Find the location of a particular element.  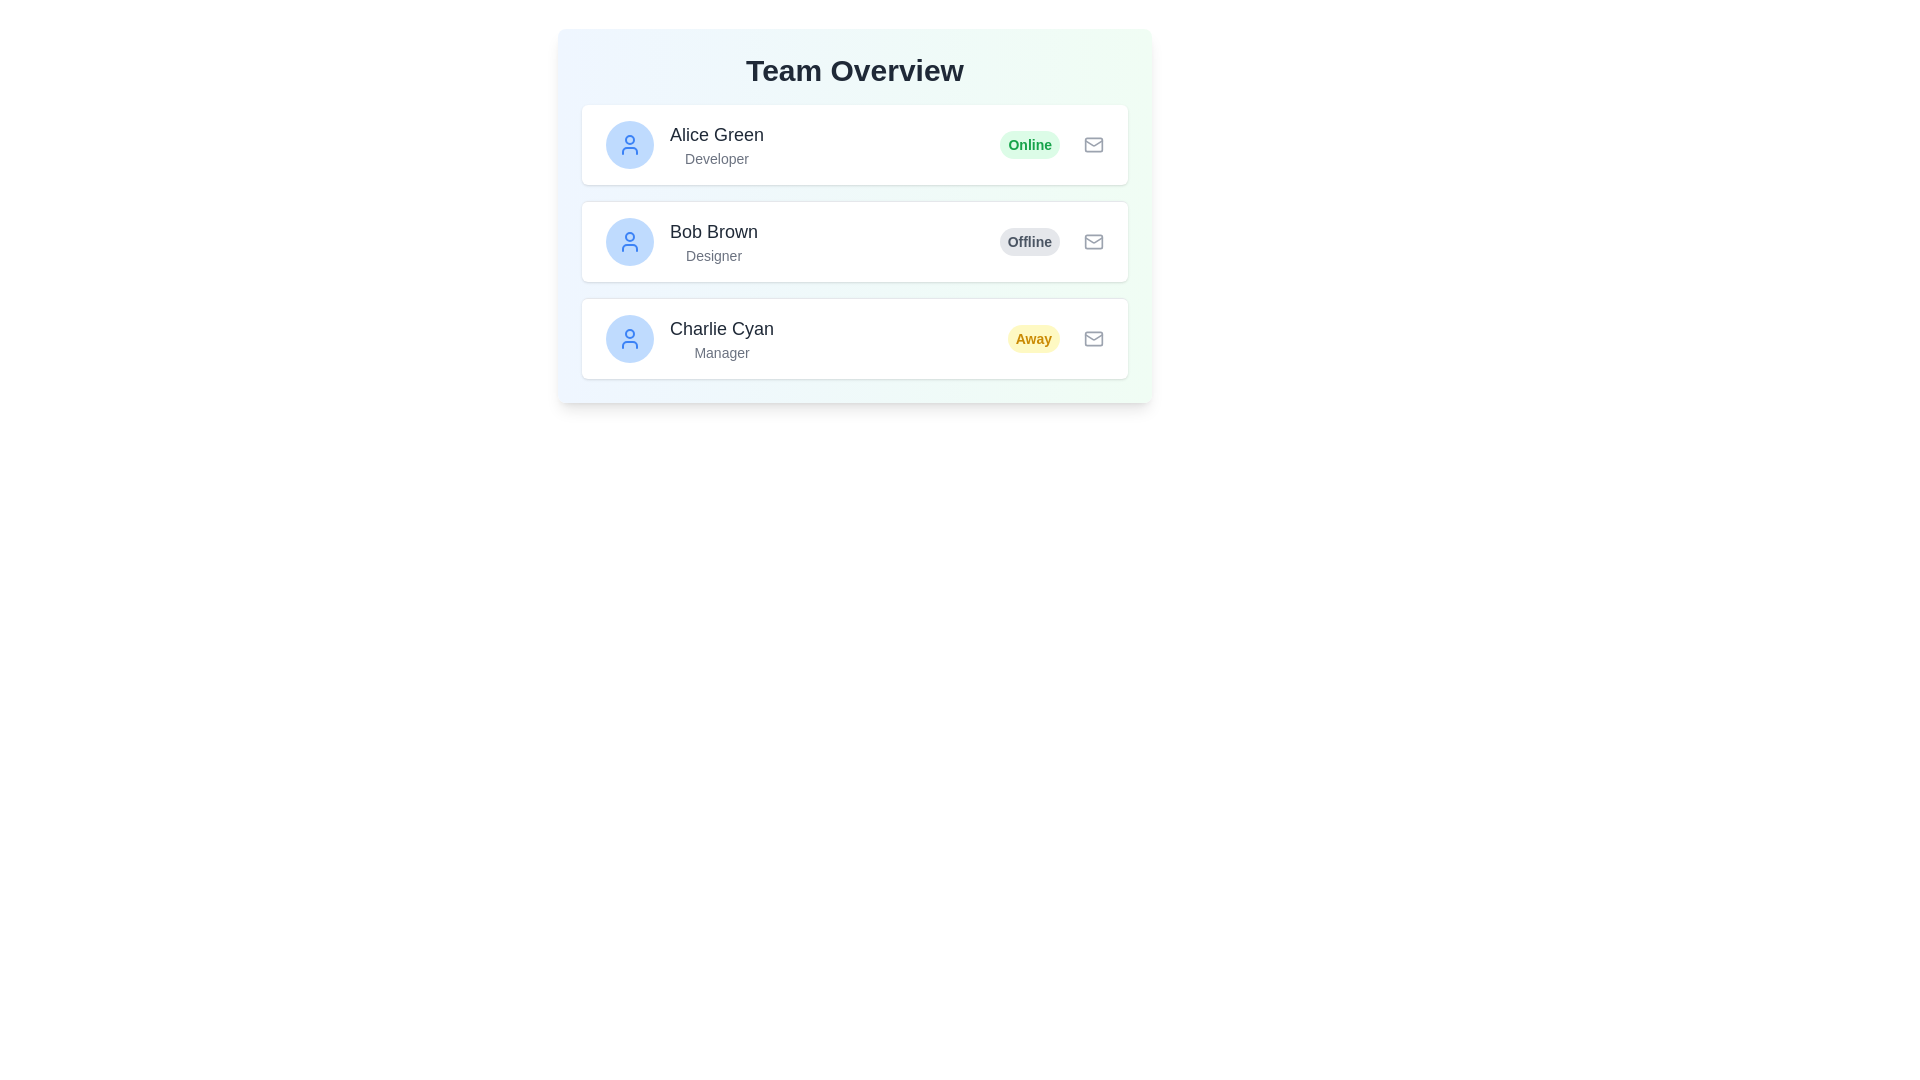

the User Avatar Icon, which is a circular icon with a light blue background and a darker blue user symbol, located at the top-left corner of the card for 'Bob Brown' is located at coordinates (628, 241).